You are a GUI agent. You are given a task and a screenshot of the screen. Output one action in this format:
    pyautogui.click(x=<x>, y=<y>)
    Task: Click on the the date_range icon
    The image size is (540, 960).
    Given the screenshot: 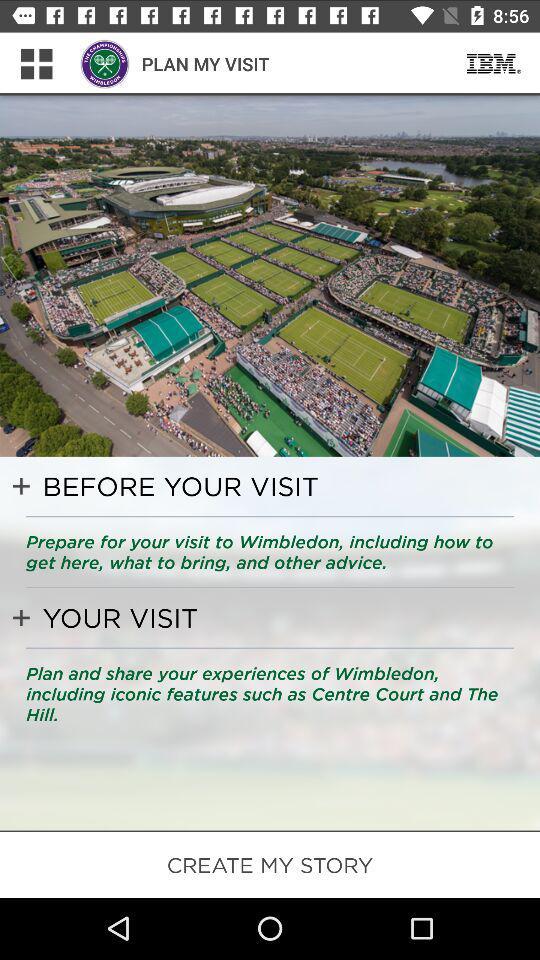 What is the action you would take?
    pyautogui.click(x=493, y=62)
    